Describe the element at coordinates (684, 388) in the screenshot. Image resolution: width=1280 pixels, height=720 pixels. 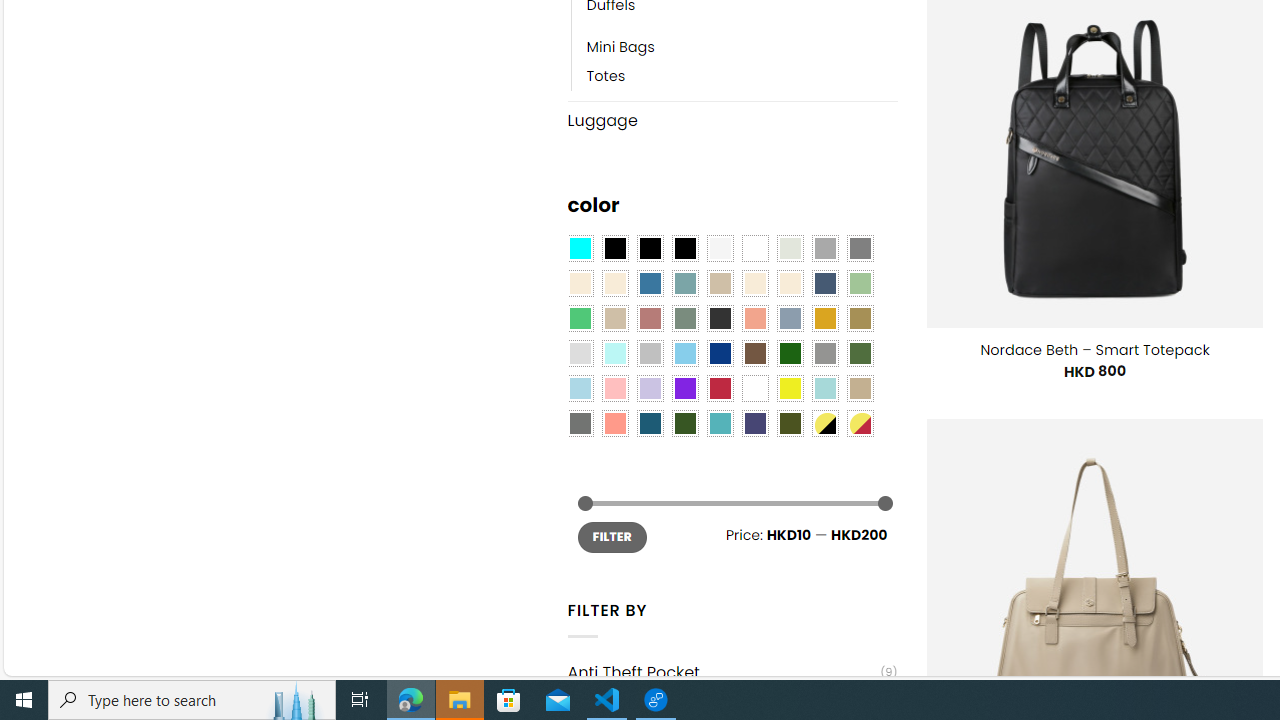
I see `'Purple'` at that location.